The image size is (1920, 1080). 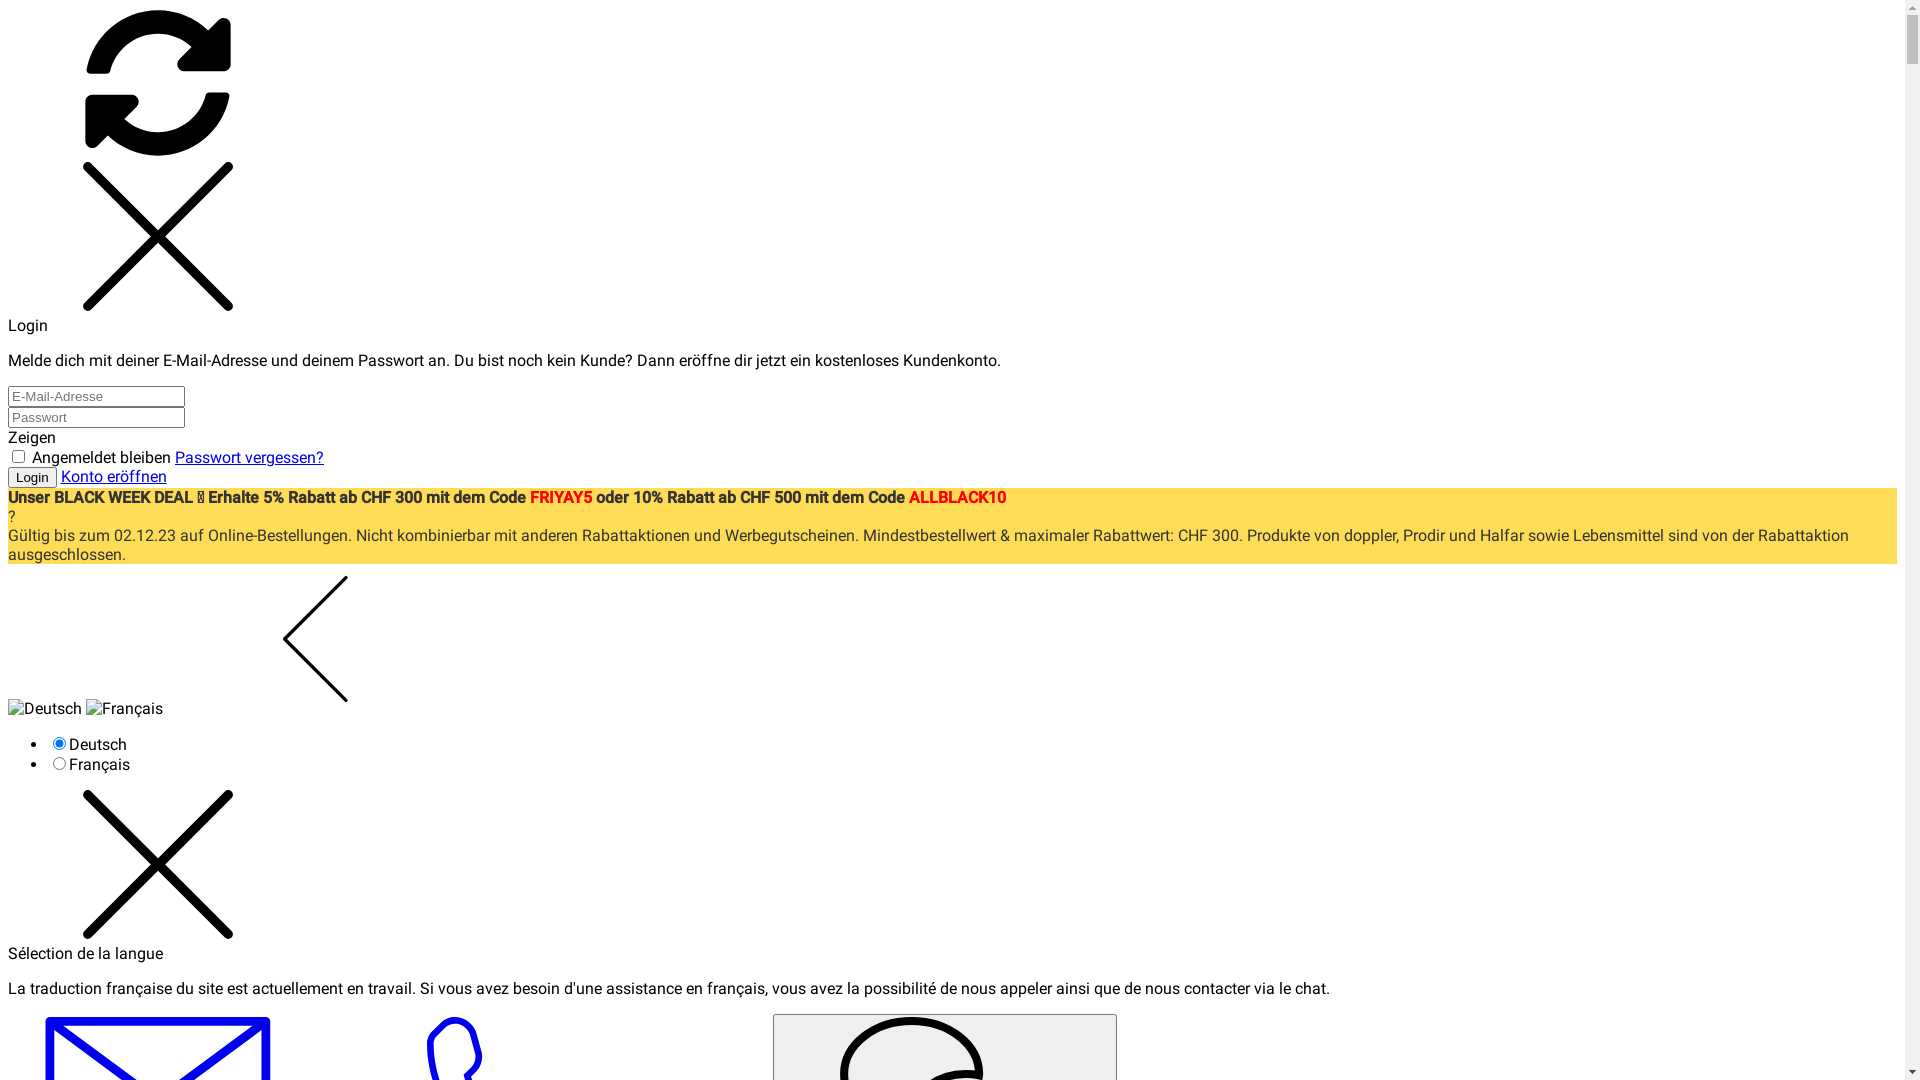 I want to click on 'Login', so click(x=32, y=477).